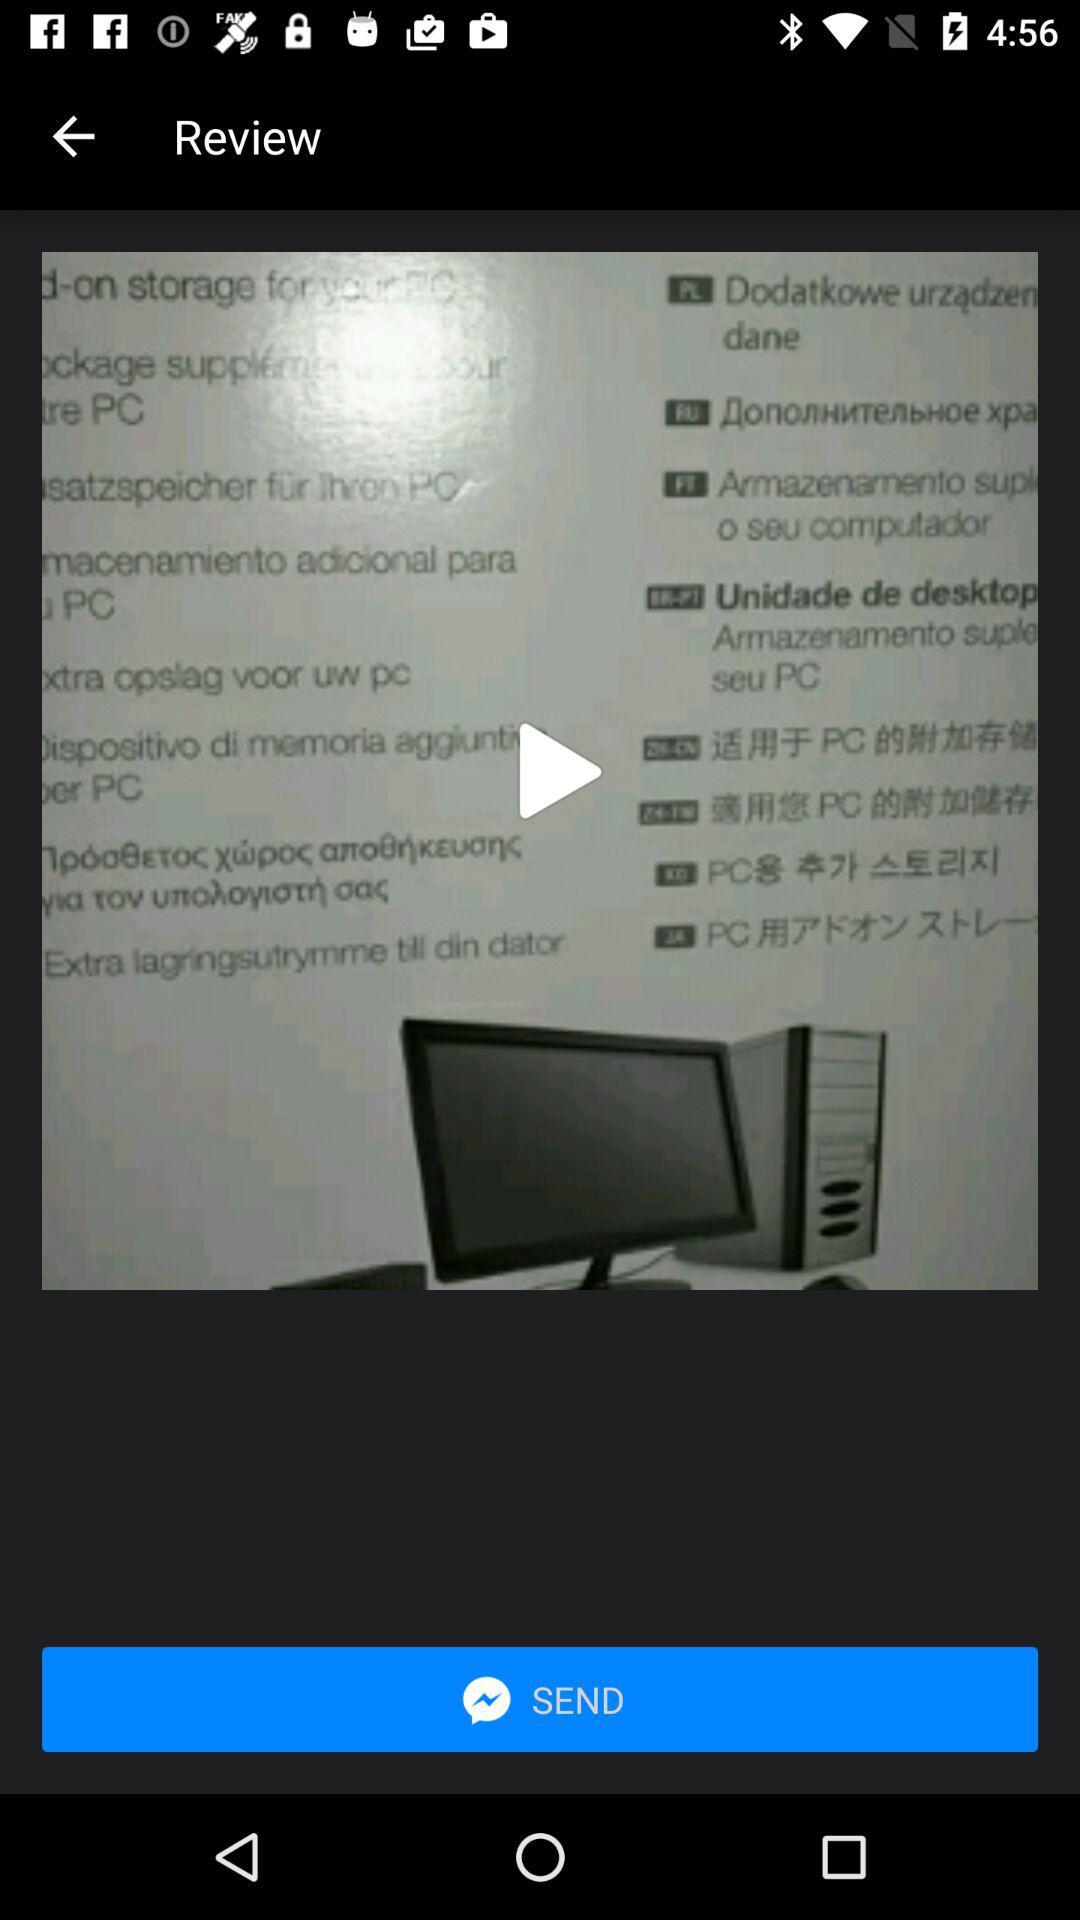  I want to click on preview video, so click(560, 770).